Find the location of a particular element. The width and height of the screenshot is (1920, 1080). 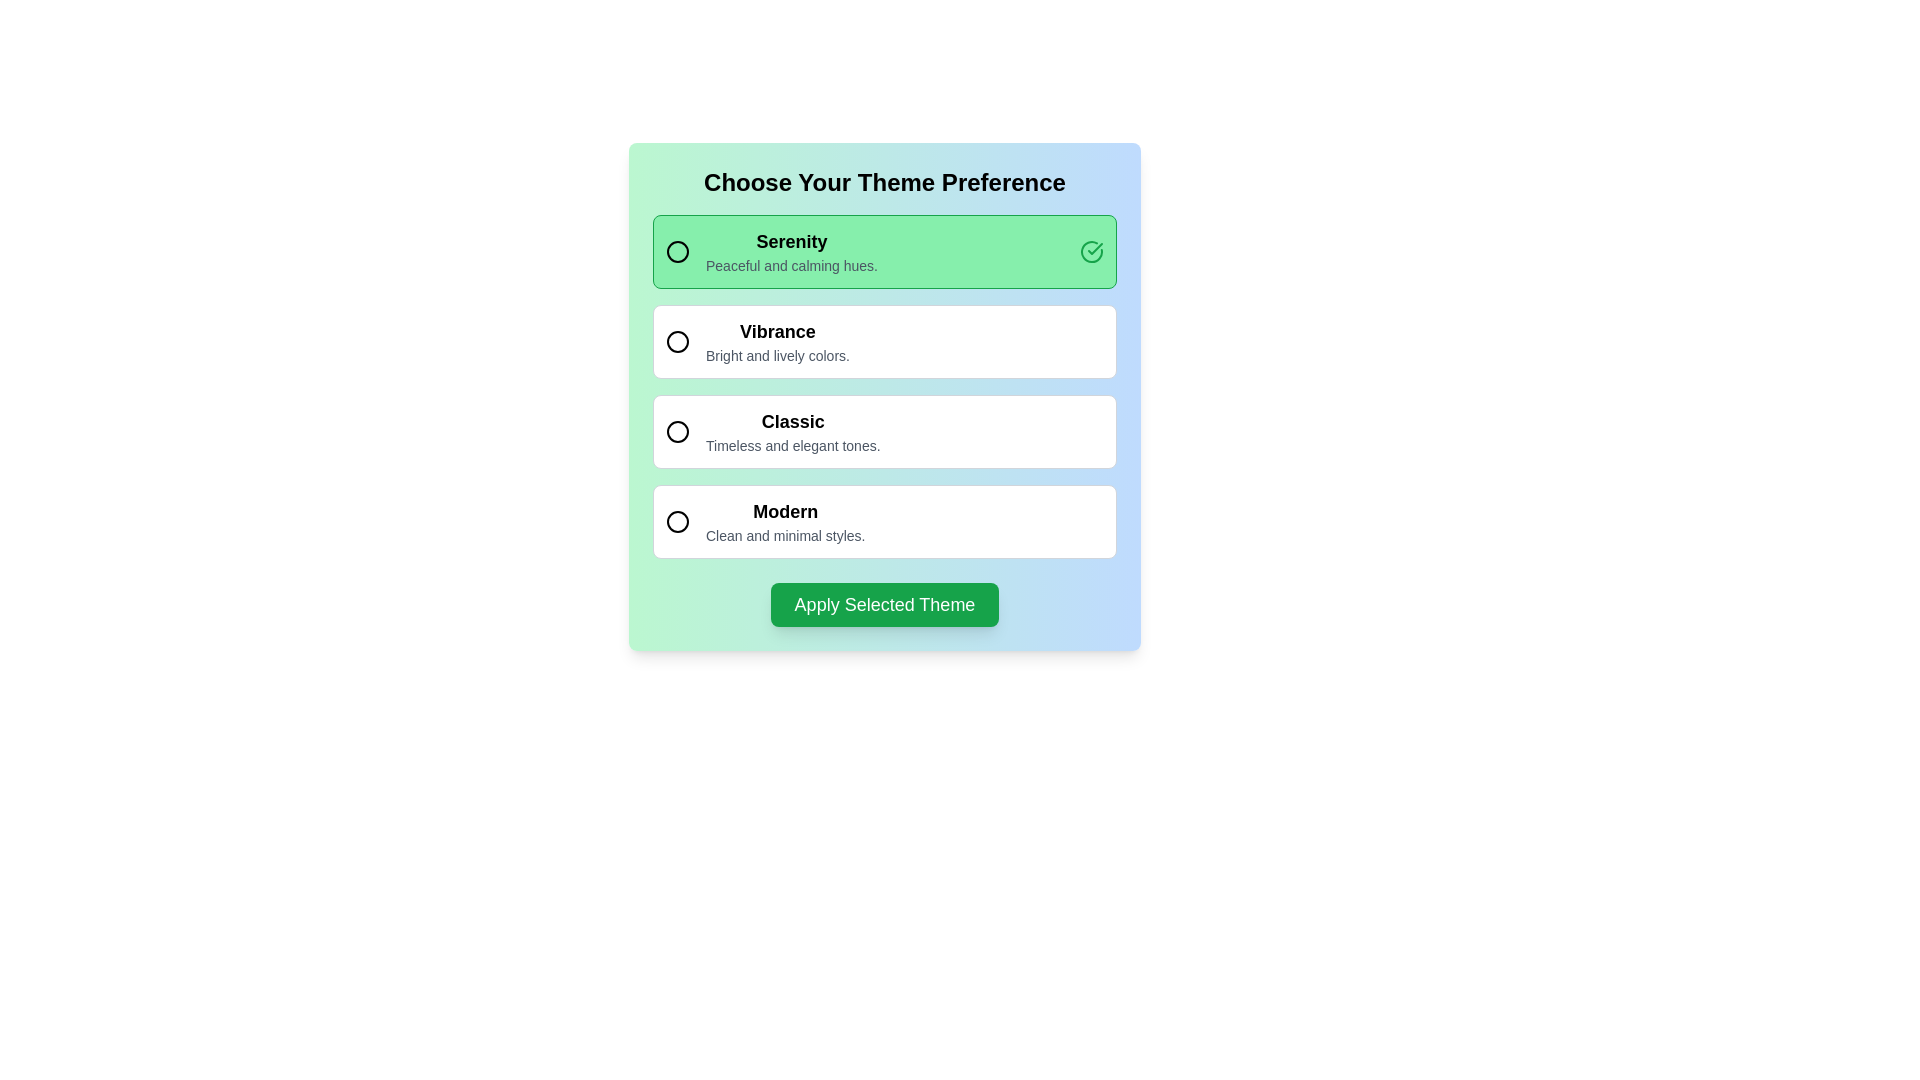

the first selectable theme labeled 'Serenity' in the 'Choose Your Theme Preference' section and select it via keyboard input is located at coordinates (883, 250).